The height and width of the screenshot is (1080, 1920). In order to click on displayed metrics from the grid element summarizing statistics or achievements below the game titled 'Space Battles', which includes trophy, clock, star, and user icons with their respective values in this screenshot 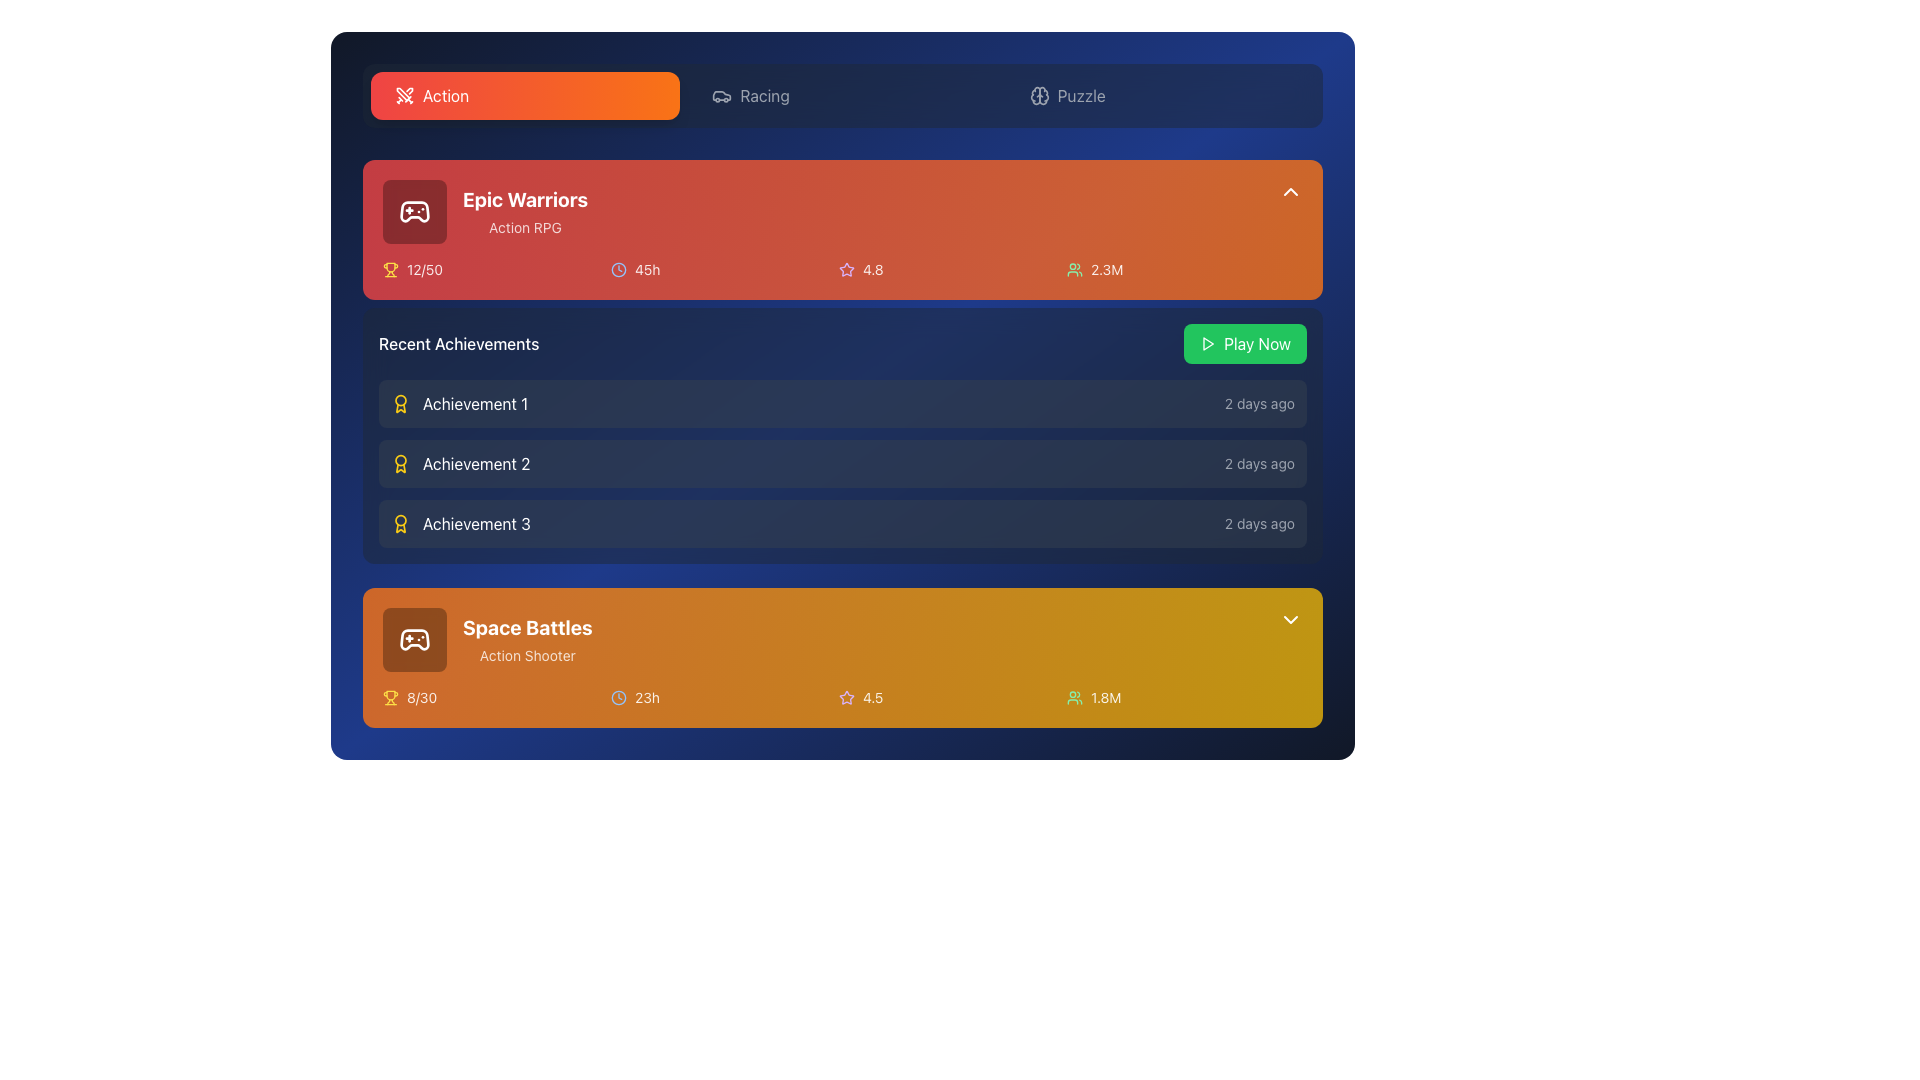, I will do `click(830, 697)`.